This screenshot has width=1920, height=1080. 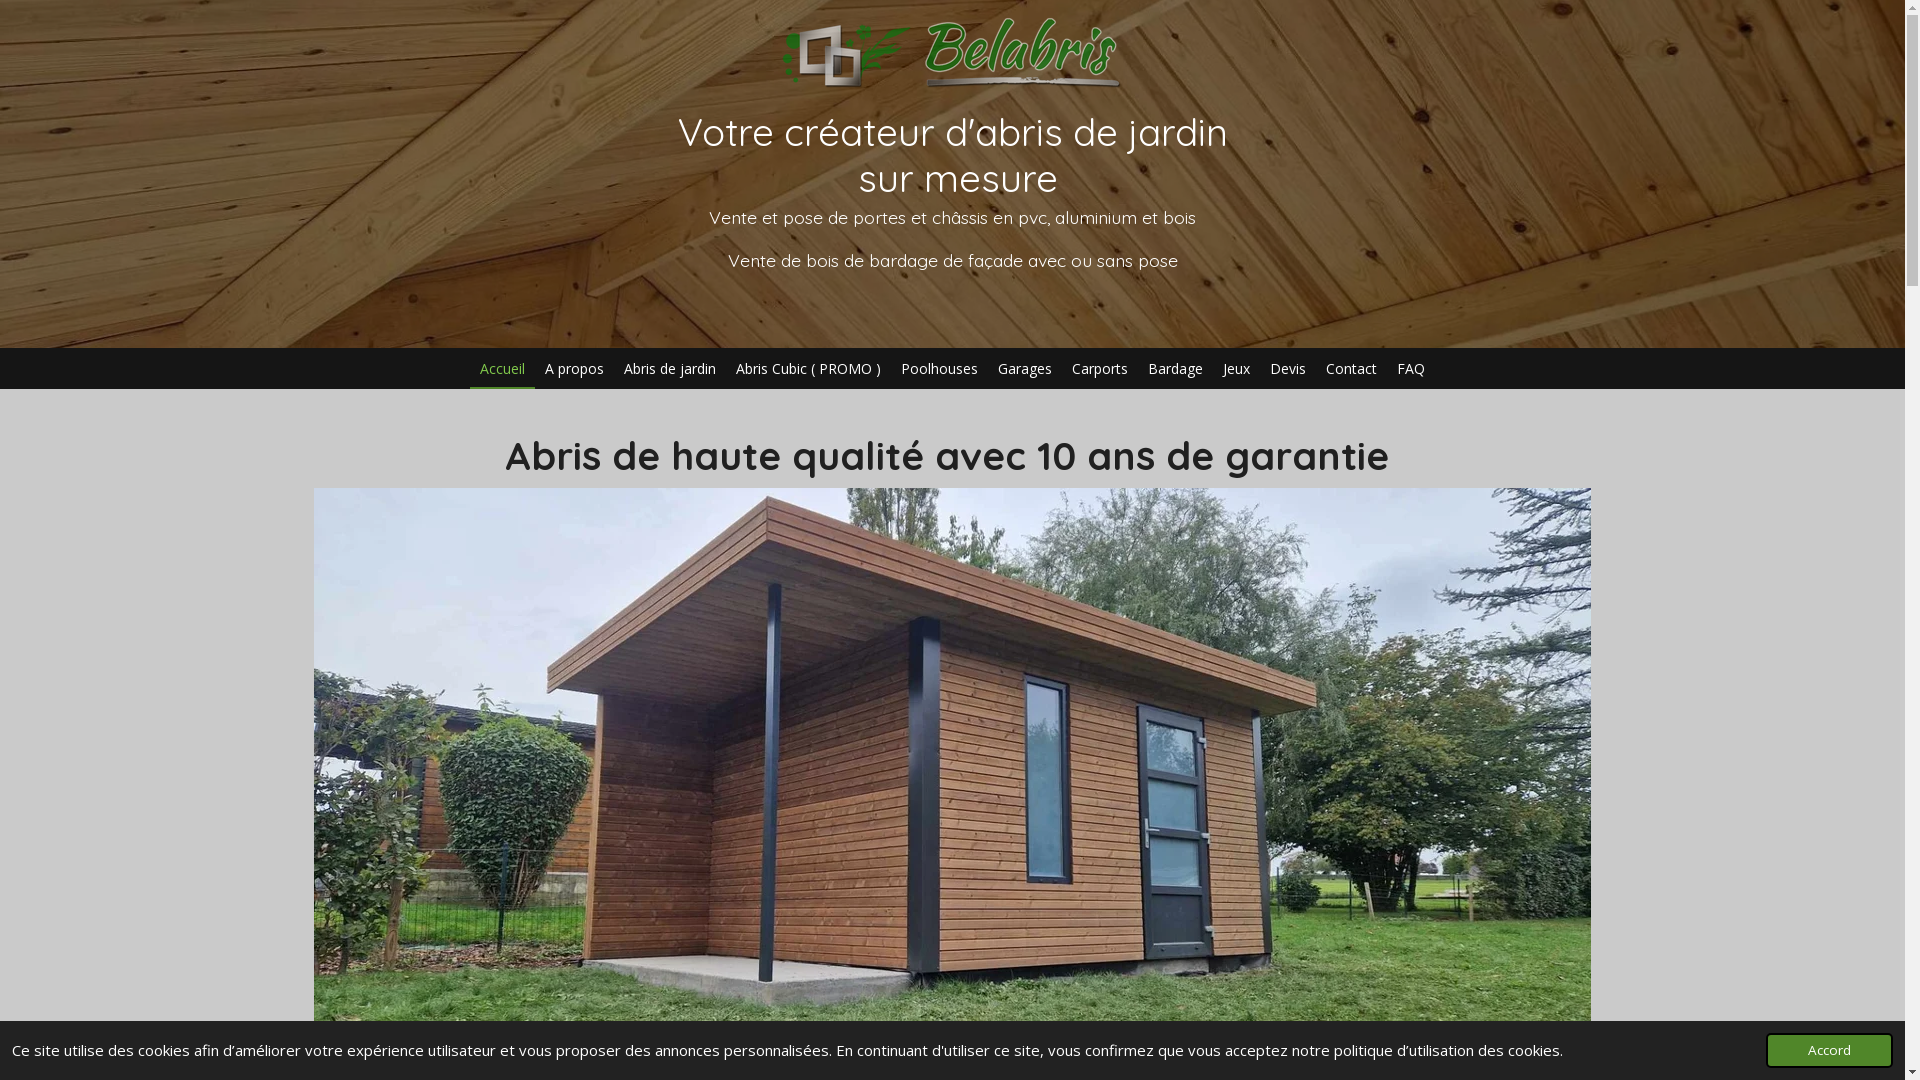 I want to click on 'Devis', so click(x=1287, y=367).